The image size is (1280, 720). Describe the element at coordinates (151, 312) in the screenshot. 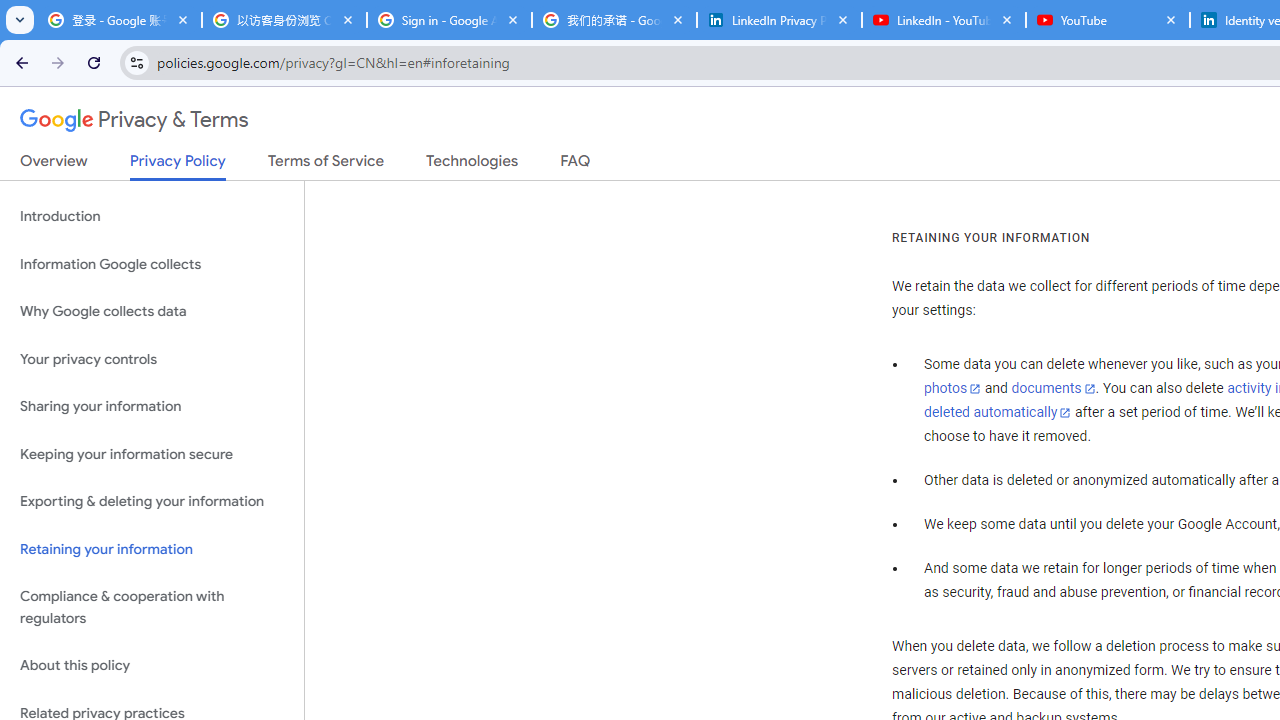

I see `'Why Google collects data'` at that location.